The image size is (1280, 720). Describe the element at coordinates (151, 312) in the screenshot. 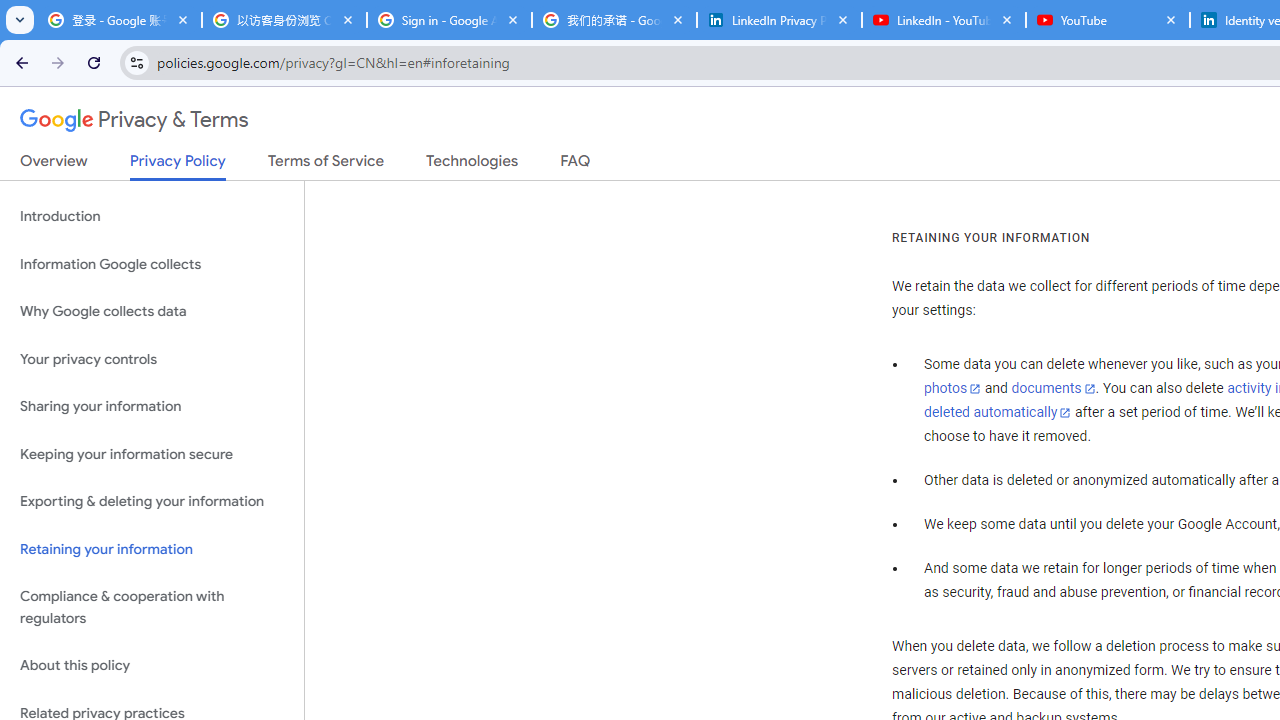

I see `'Why Google collects data'` at that location.